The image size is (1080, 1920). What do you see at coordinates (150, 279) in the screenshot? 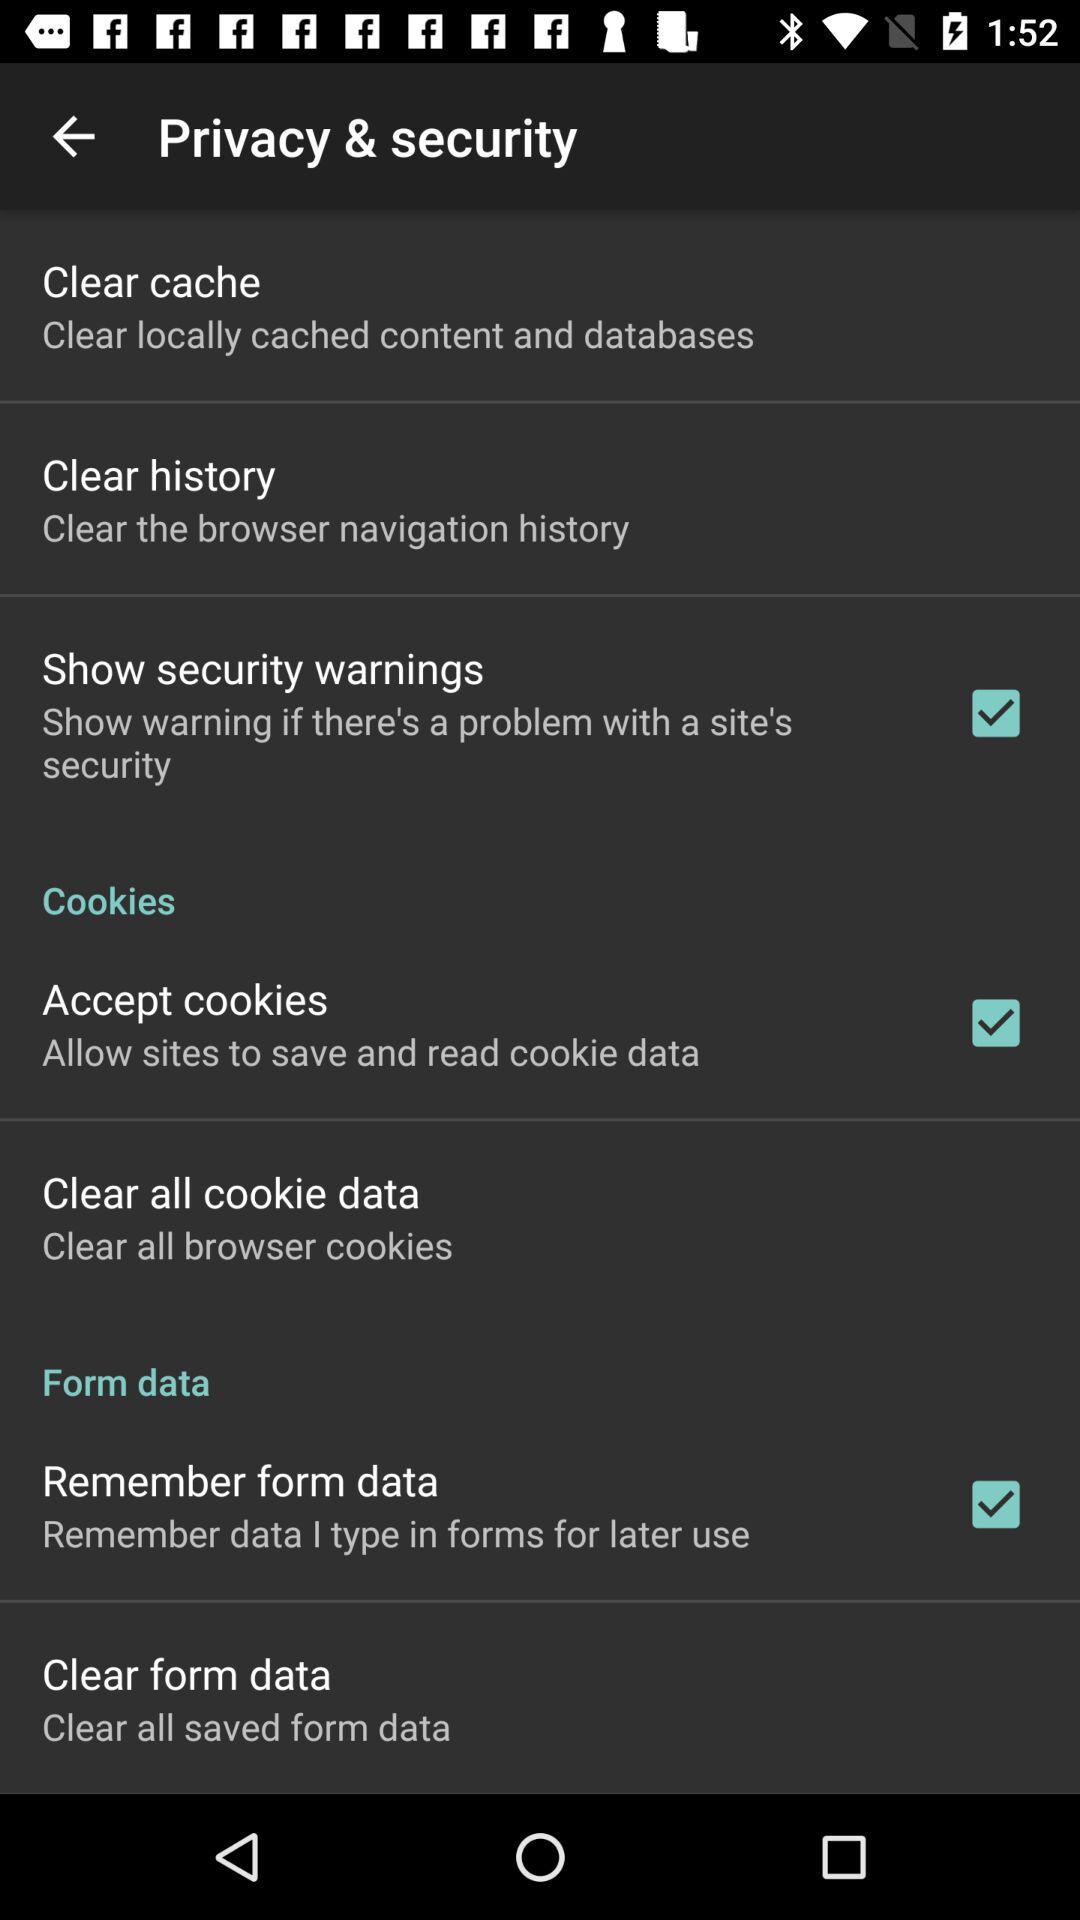
I see `icon above the clear locally cached` at bounding box center [150, 279].